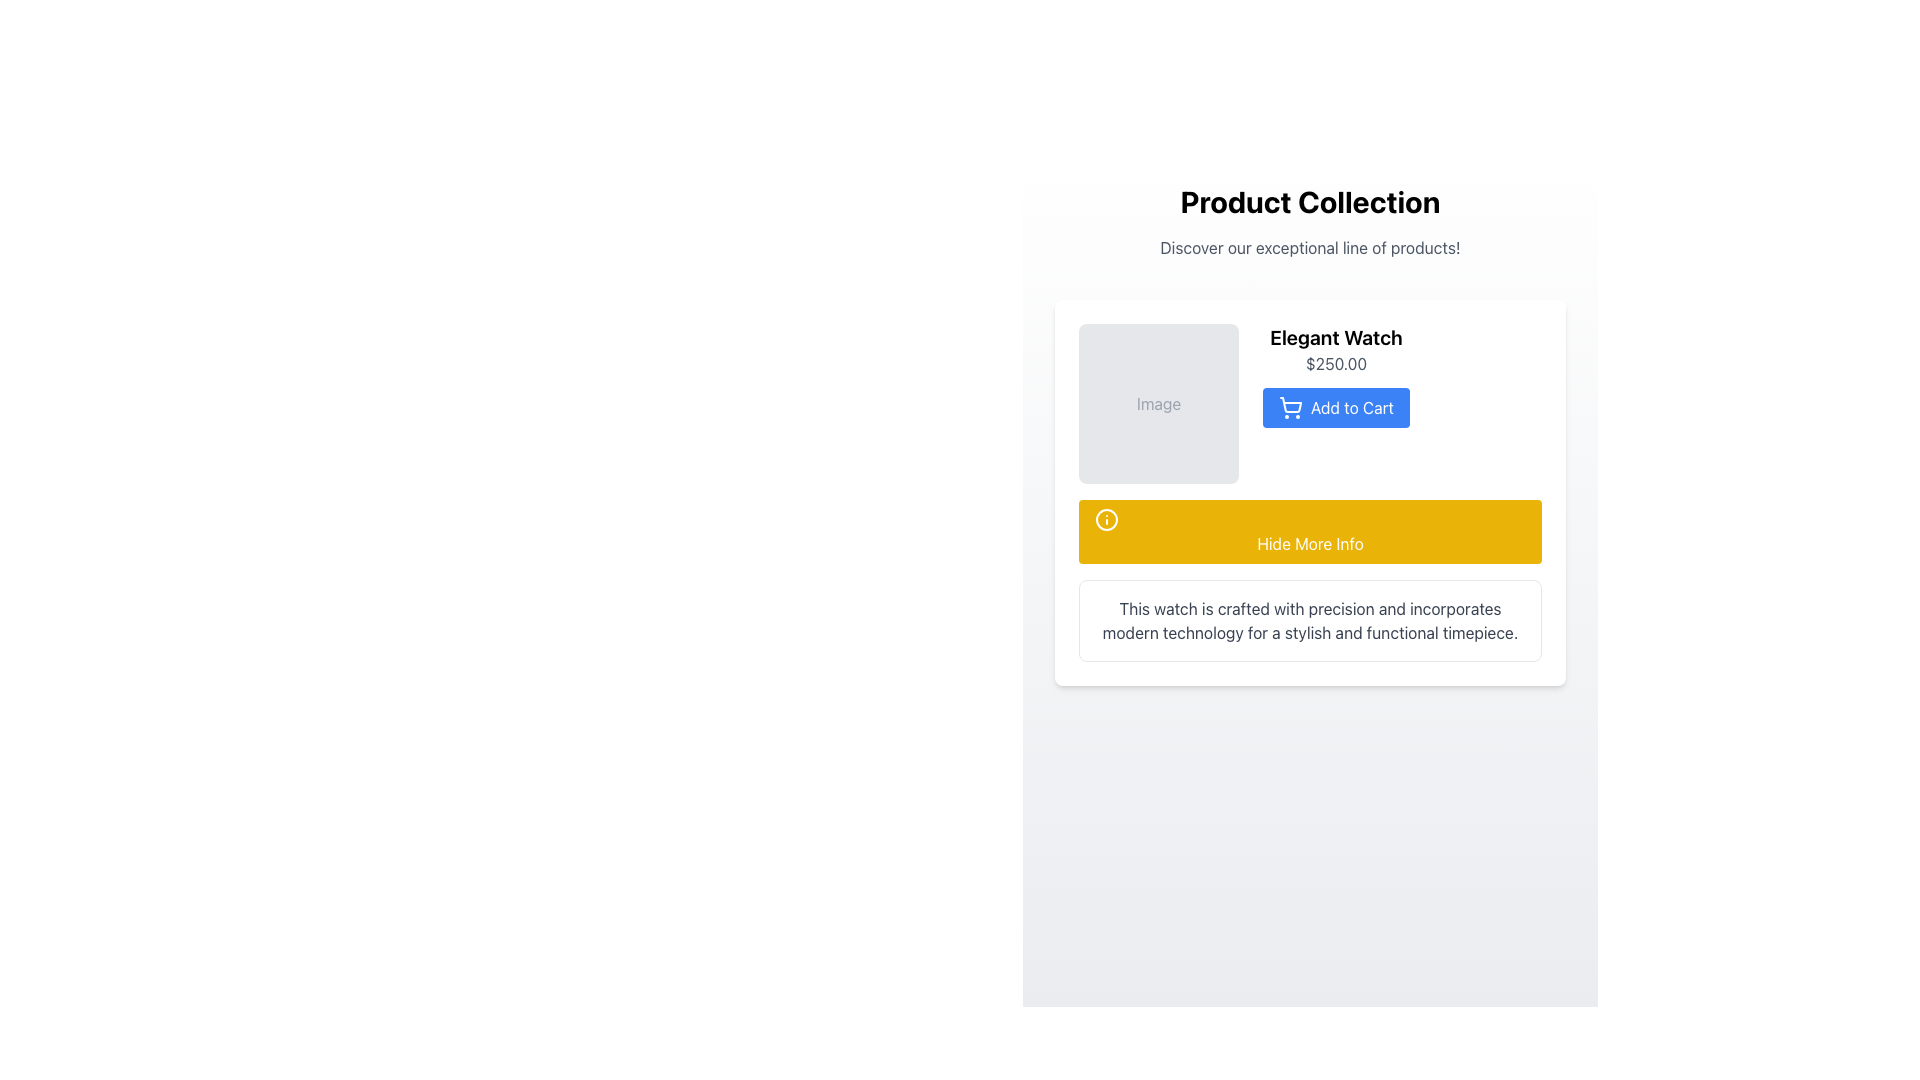 This screenshot has height=1080, width=1920. I want to click on bold and large text element displaying 'Product Collection', which is prominently styled and centered at the top of the page, so click(1310, 201).